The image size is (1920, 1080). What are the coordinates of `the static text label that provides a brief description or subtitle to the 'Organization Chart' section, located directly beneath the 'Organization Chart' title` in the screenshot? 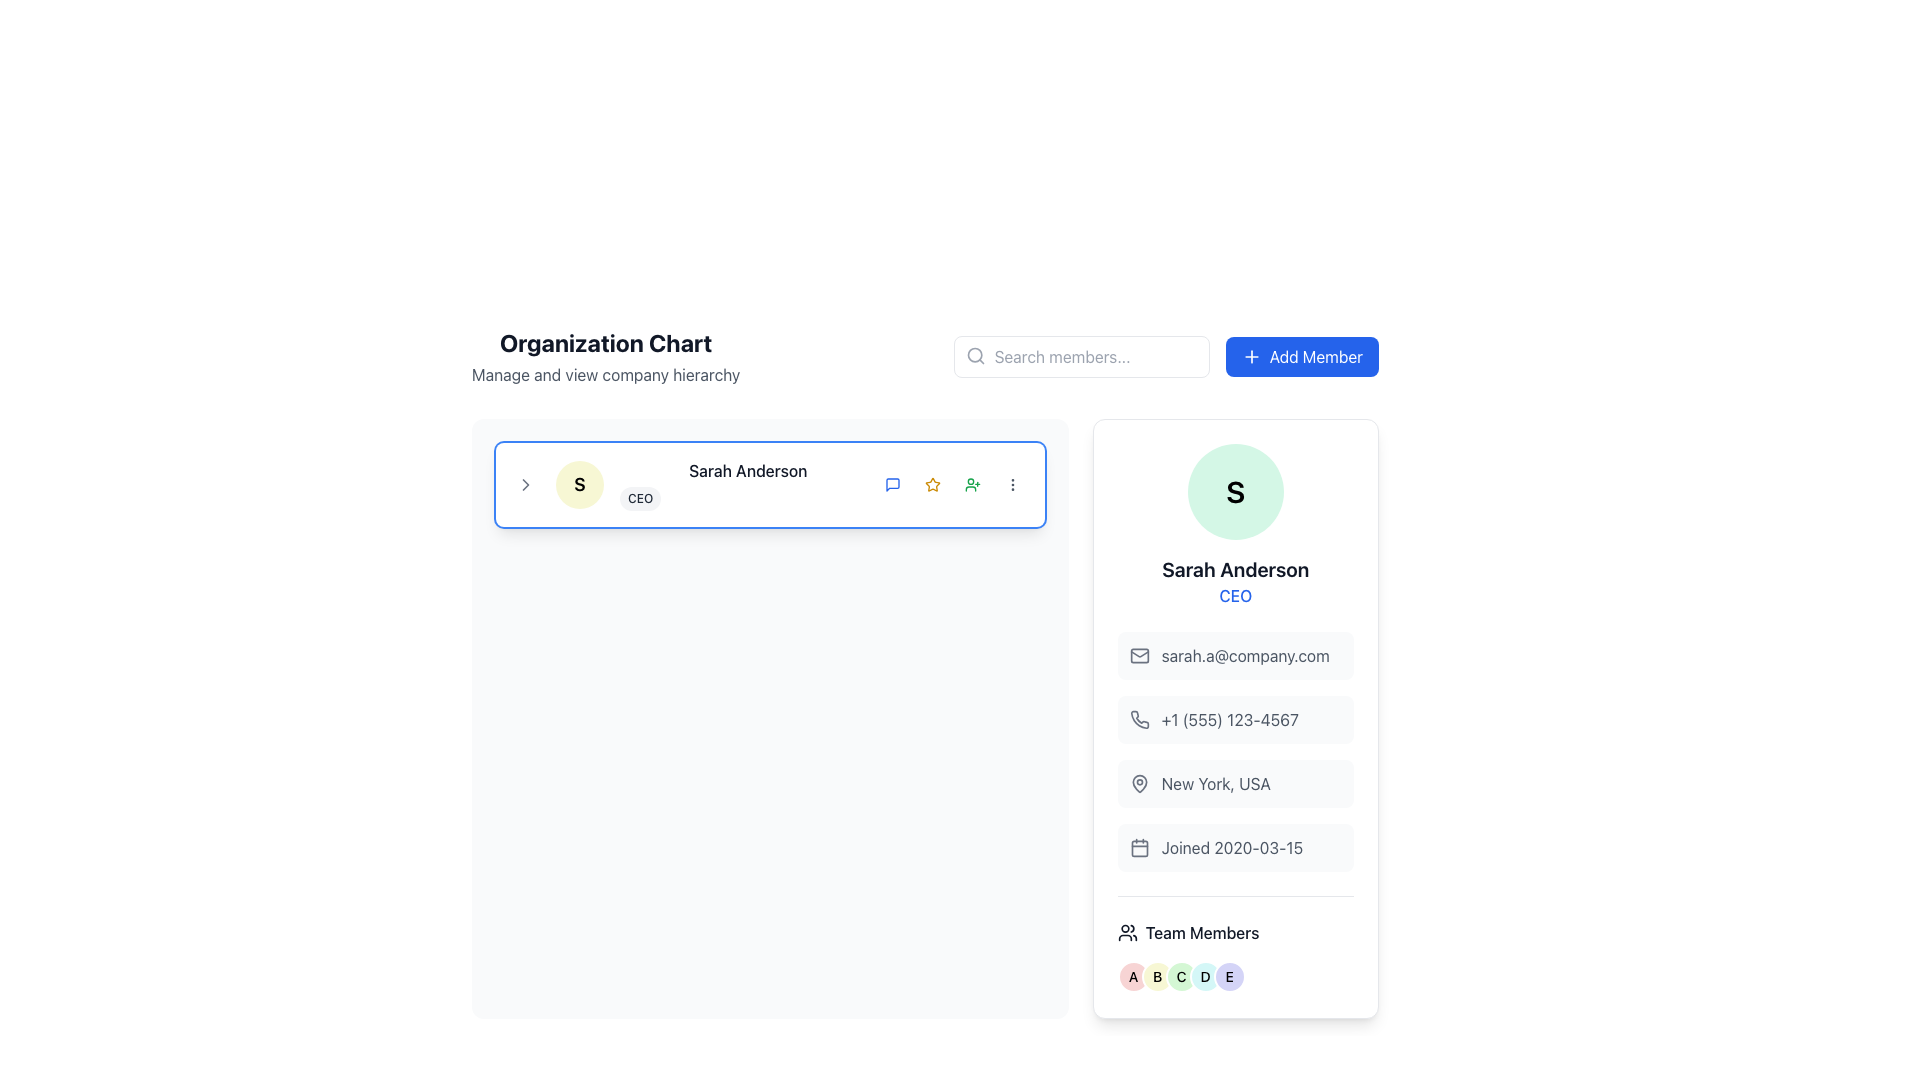 It's located at (605, 374).